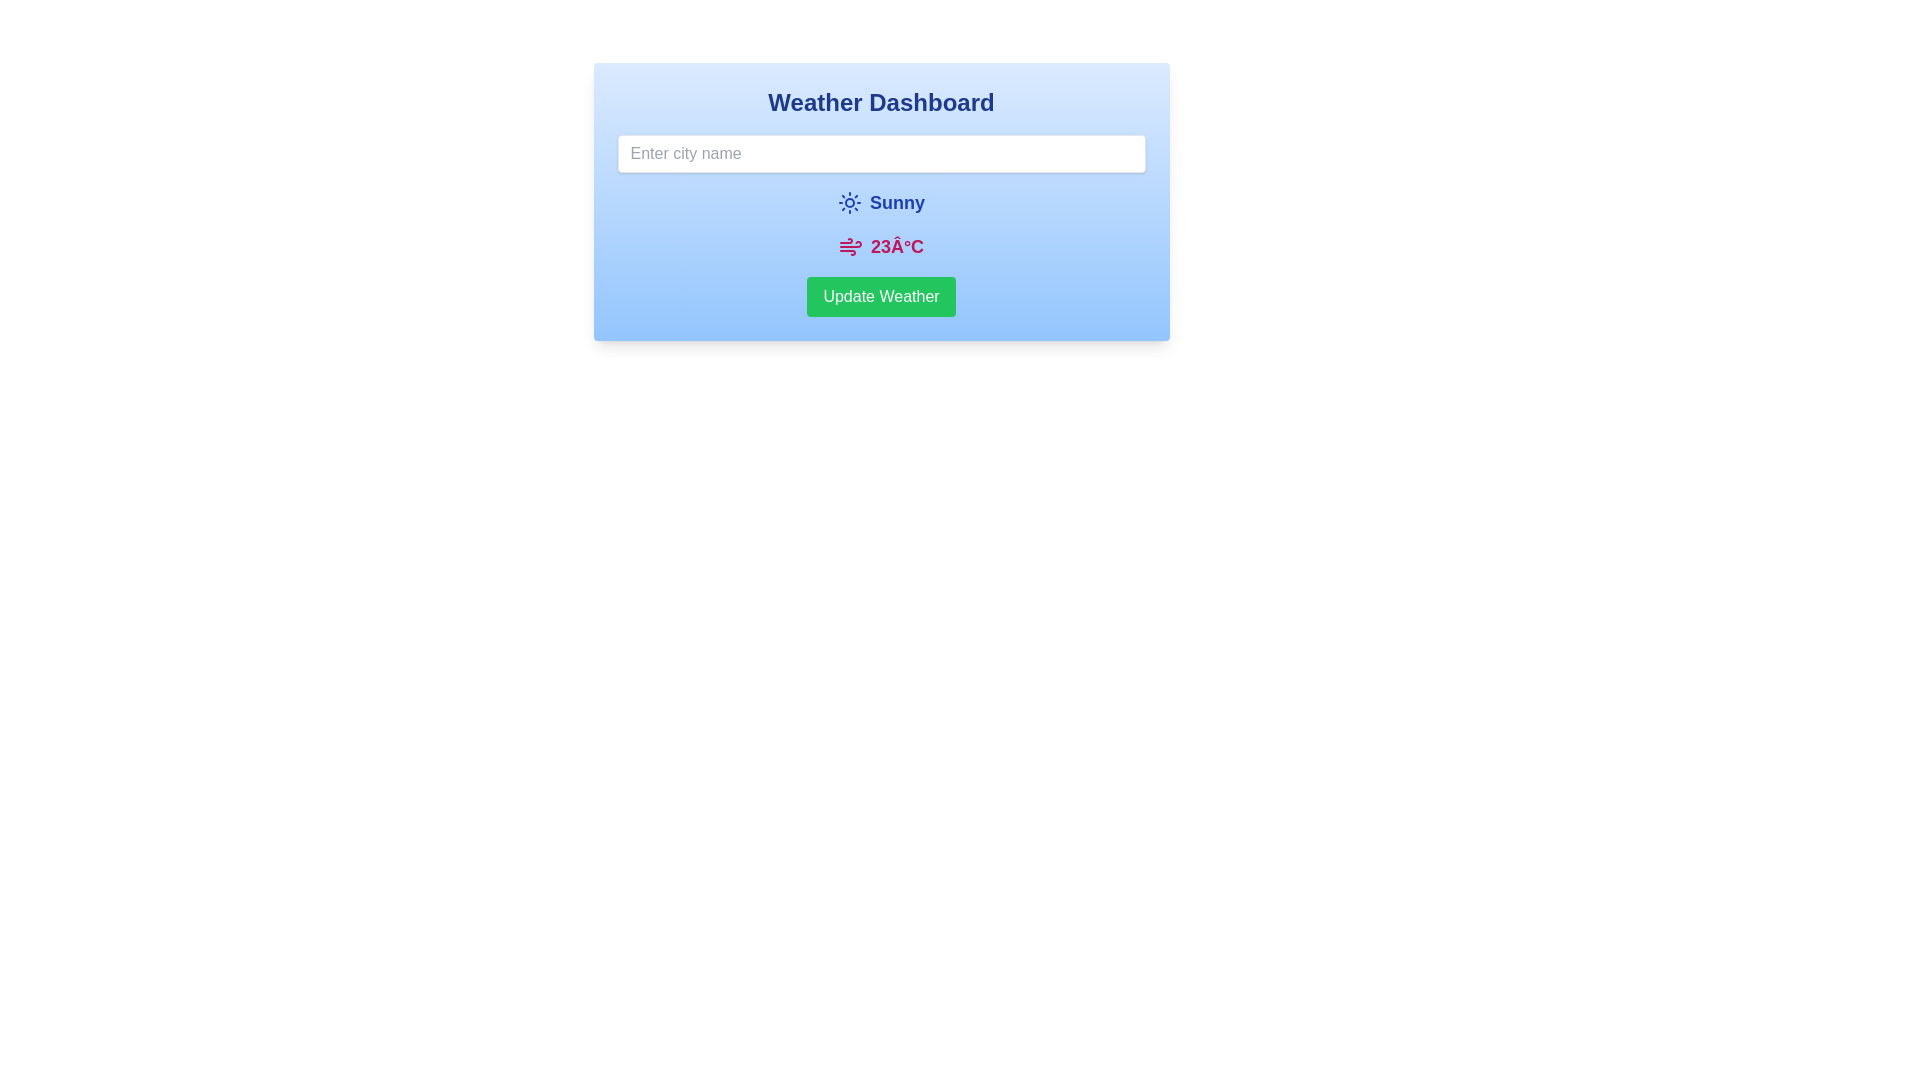 The width and height of the screenshot is (1920, 1080). What do you see at coordinates (880, 245) in the screenshot?
I see `the static text displaying the current temperature and wind indicator in the Weather Dashboard interface, located beneath the 'Sunny' field and above the 'Update Weather' button` at bounding box center [880, 245].